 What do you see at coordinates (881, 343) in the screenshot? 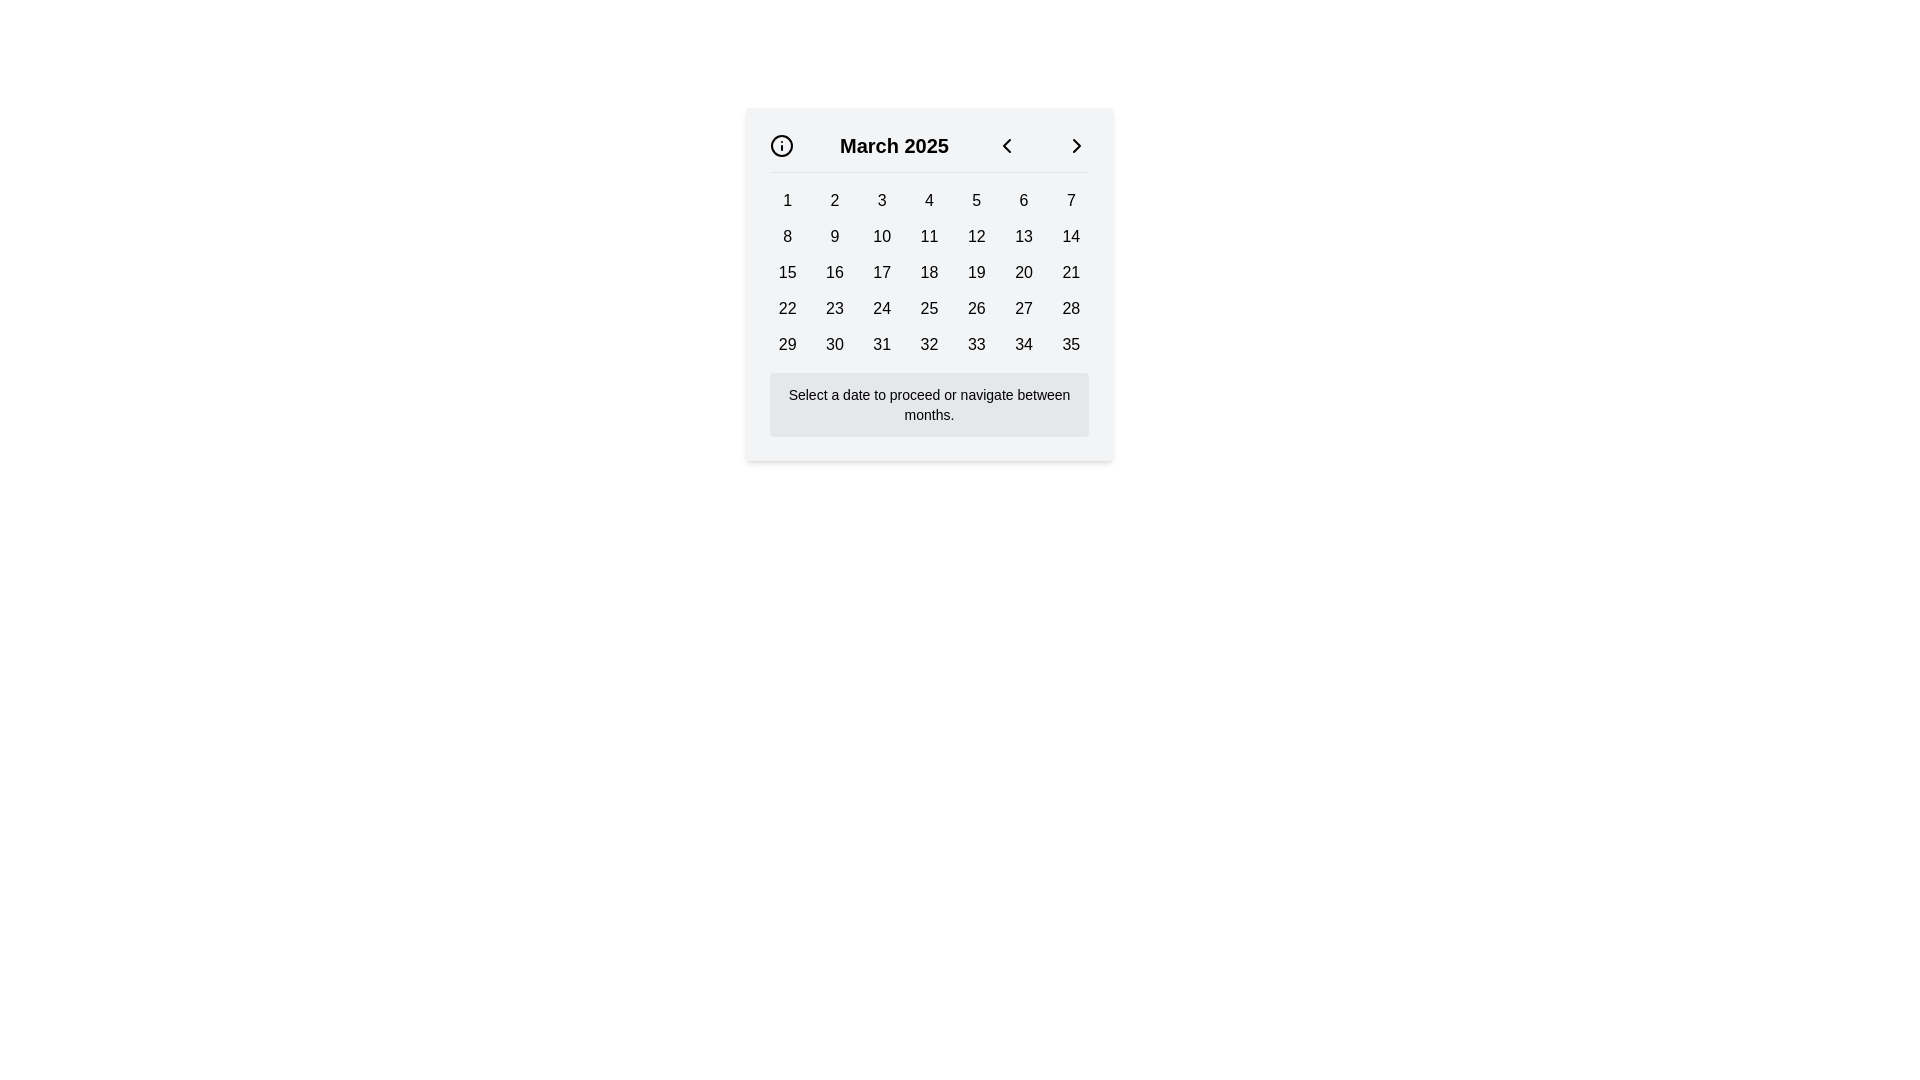
I see `the date selection button labeled '31' in the calendar grid` at bounding box center [881, 343].